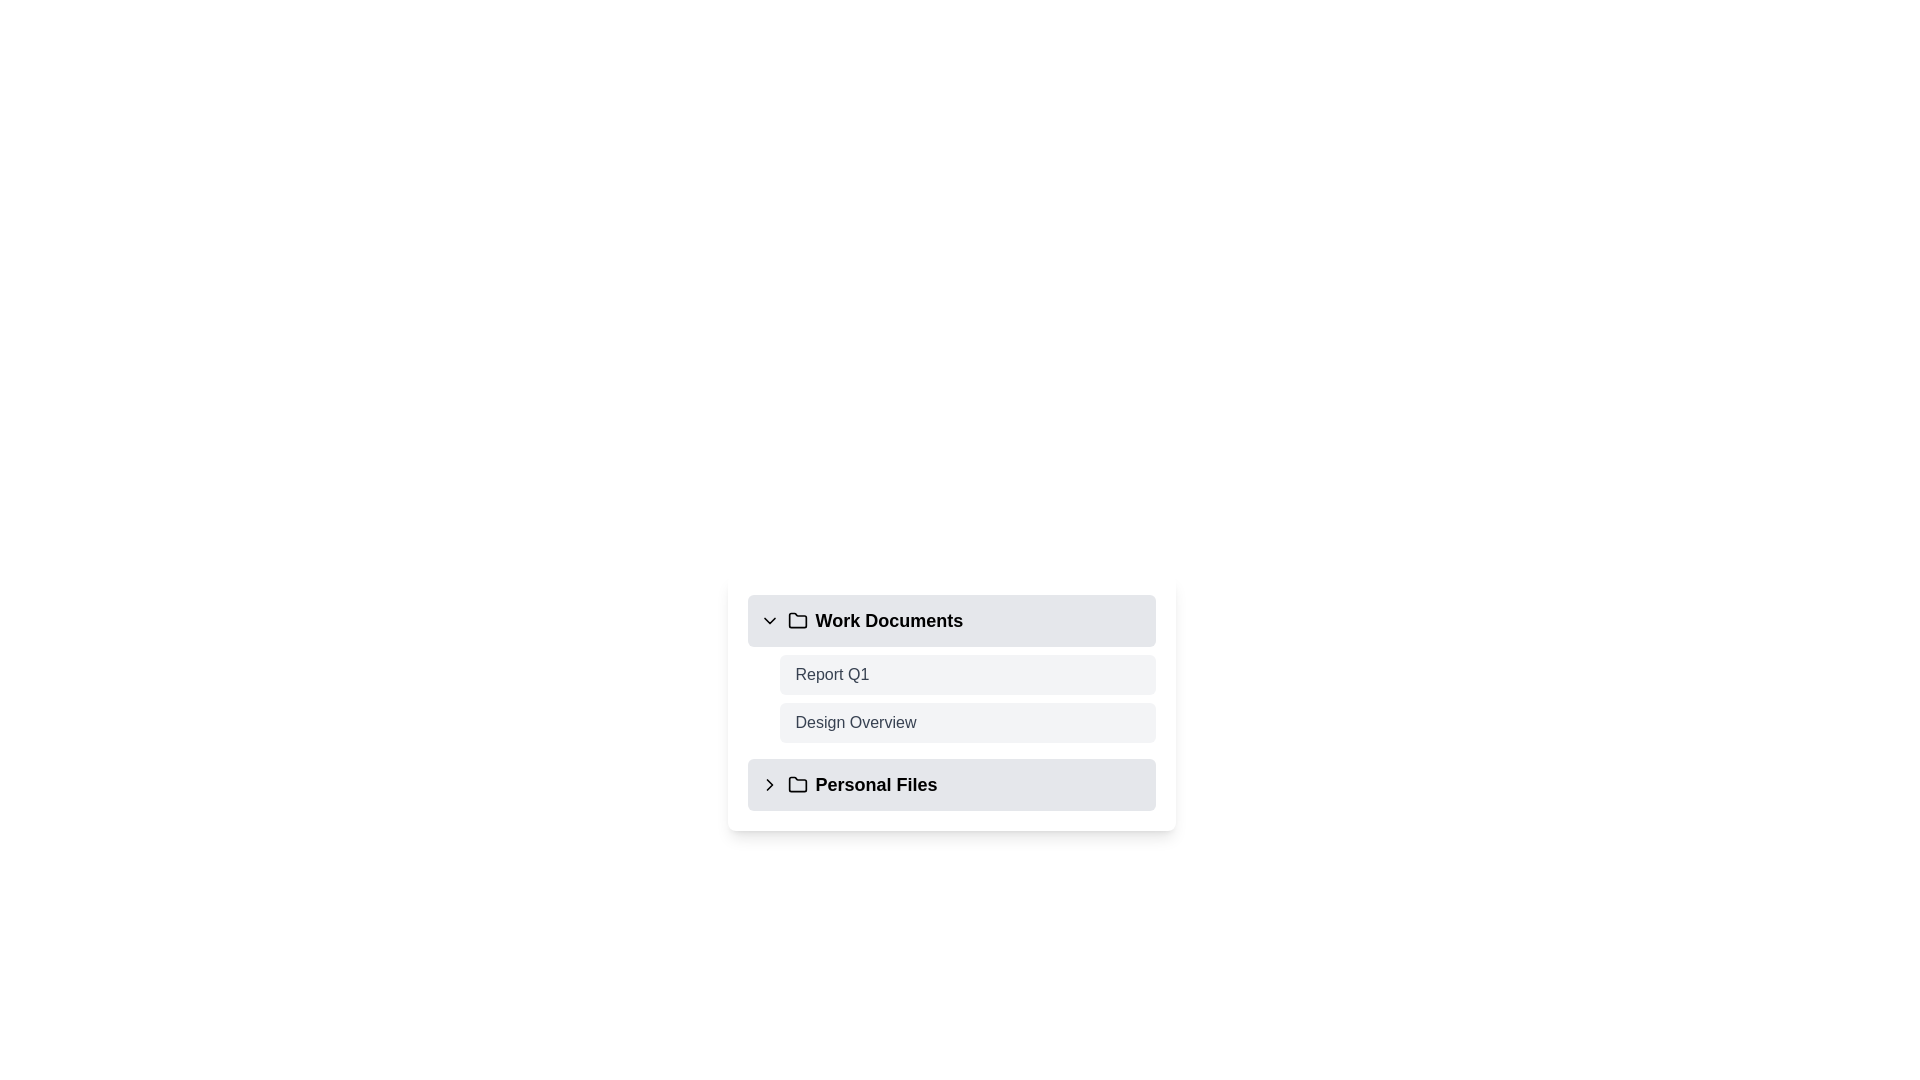  What do you see at coordinates (855, 722) in the screenshot?
I see `the static text label reading 'Design Overview' which is styled in gray on a light gray background, located within the 'Work Documents' section` at bounding box center [855, 722].